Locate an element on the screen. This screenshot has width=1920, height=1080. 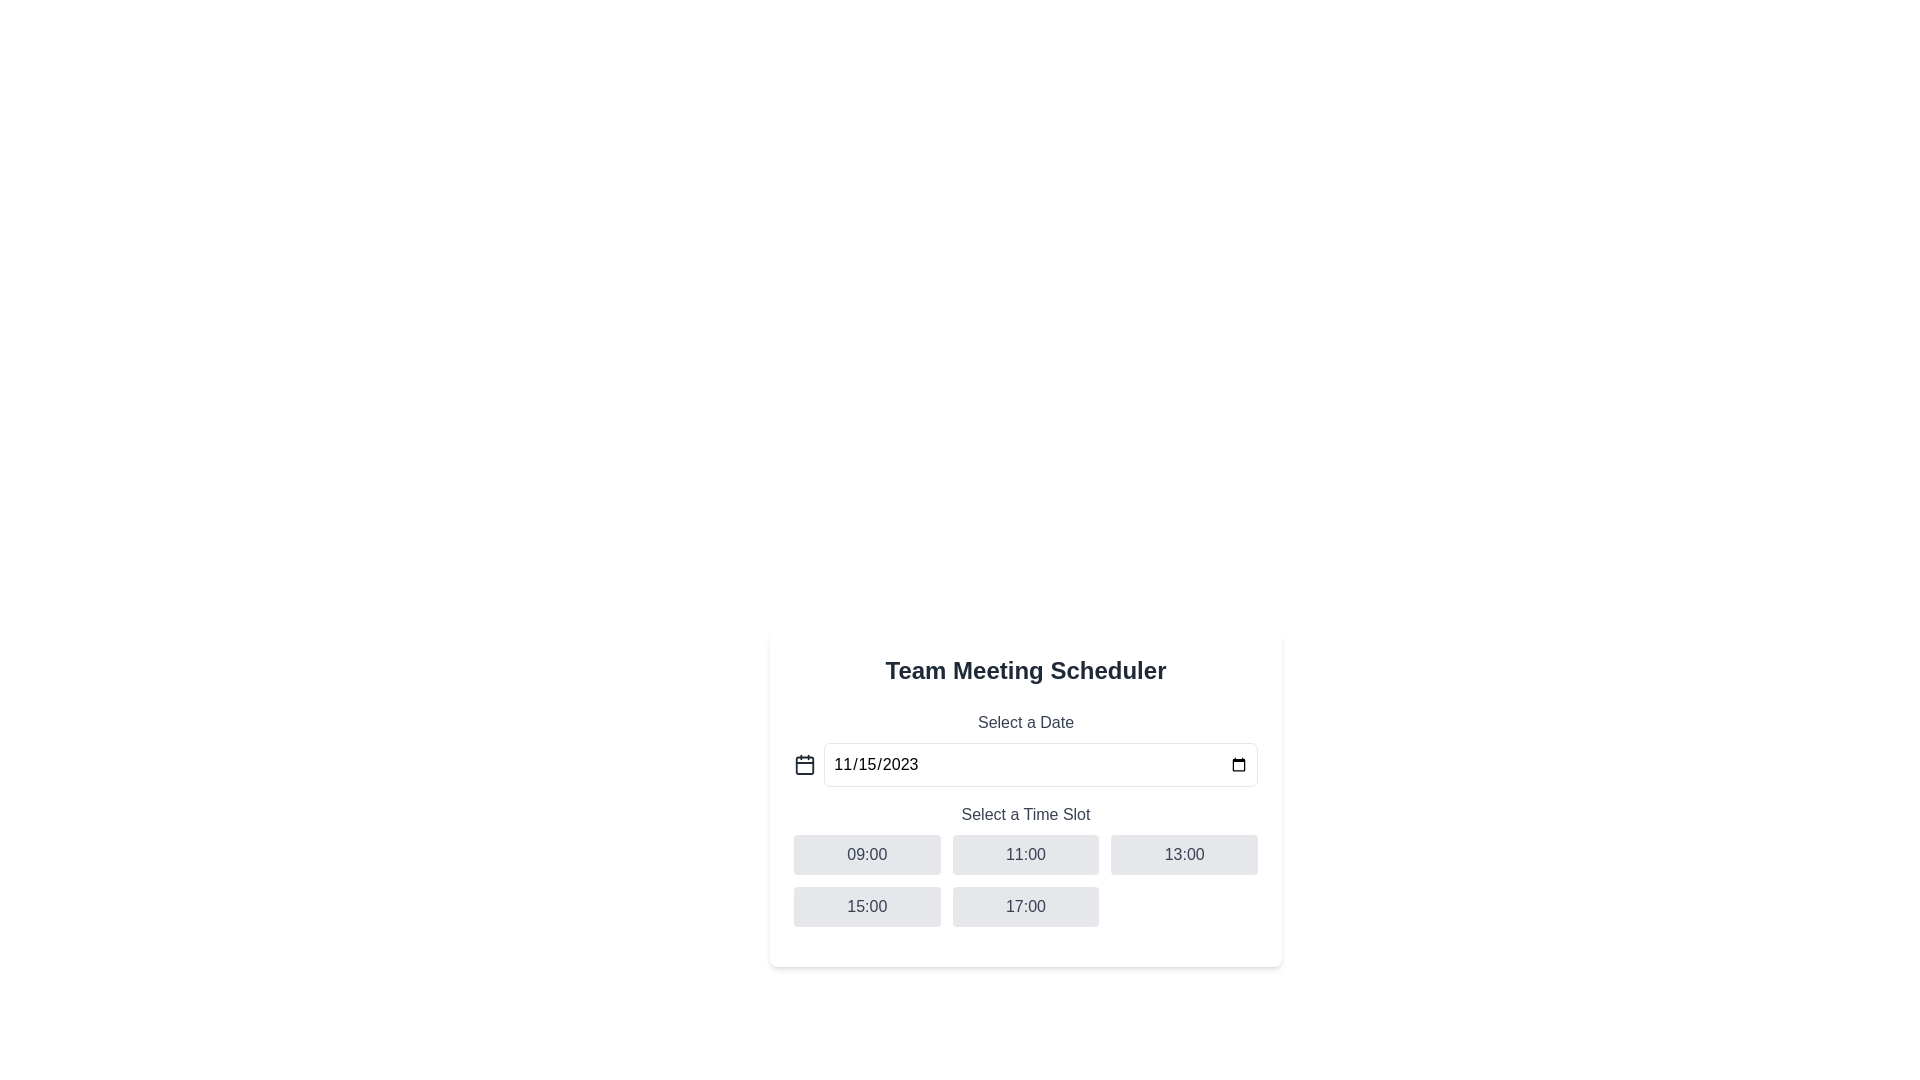
the text label that reads 'Select a Time Slot', which is styled with a gray font and located above the grid of time slot buttons is located at coordinates (1026, 814).